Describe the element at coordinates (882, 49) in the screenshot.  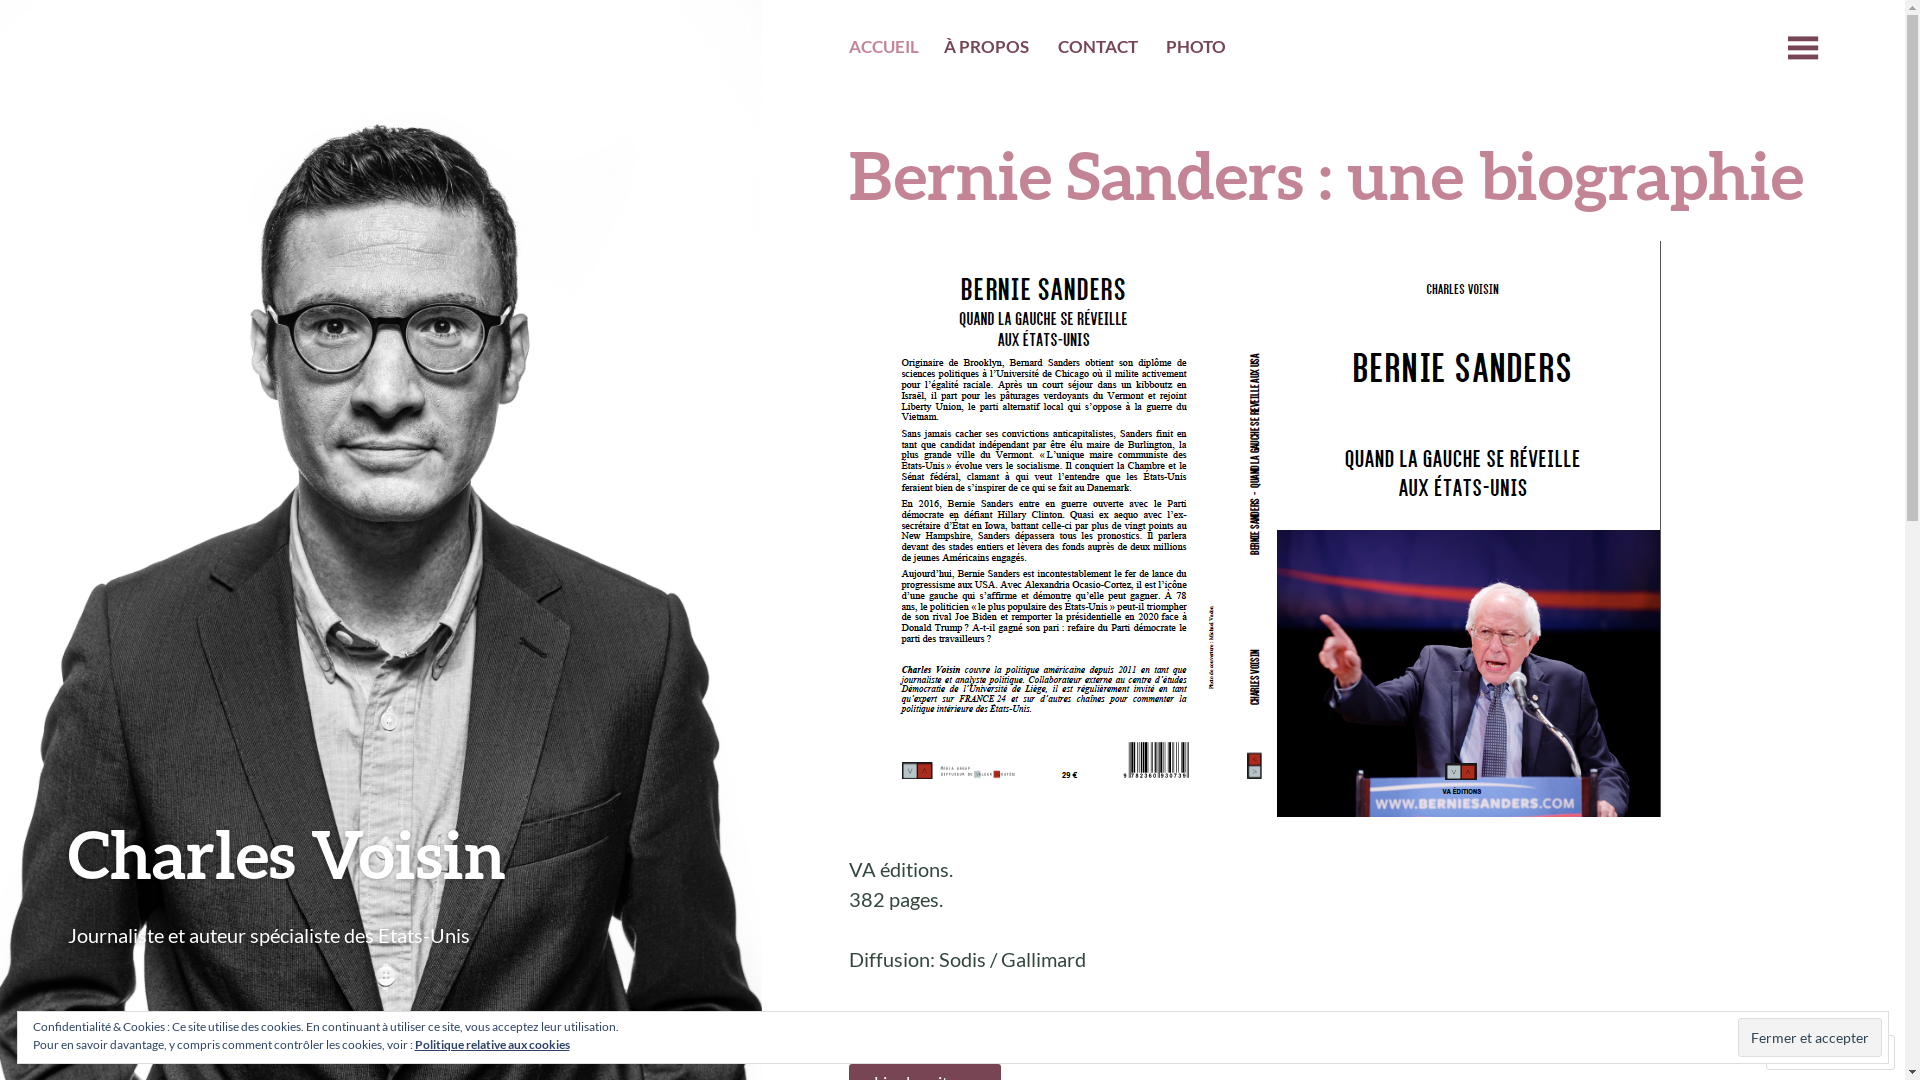
I see `'ACCUEIL'` at that location.